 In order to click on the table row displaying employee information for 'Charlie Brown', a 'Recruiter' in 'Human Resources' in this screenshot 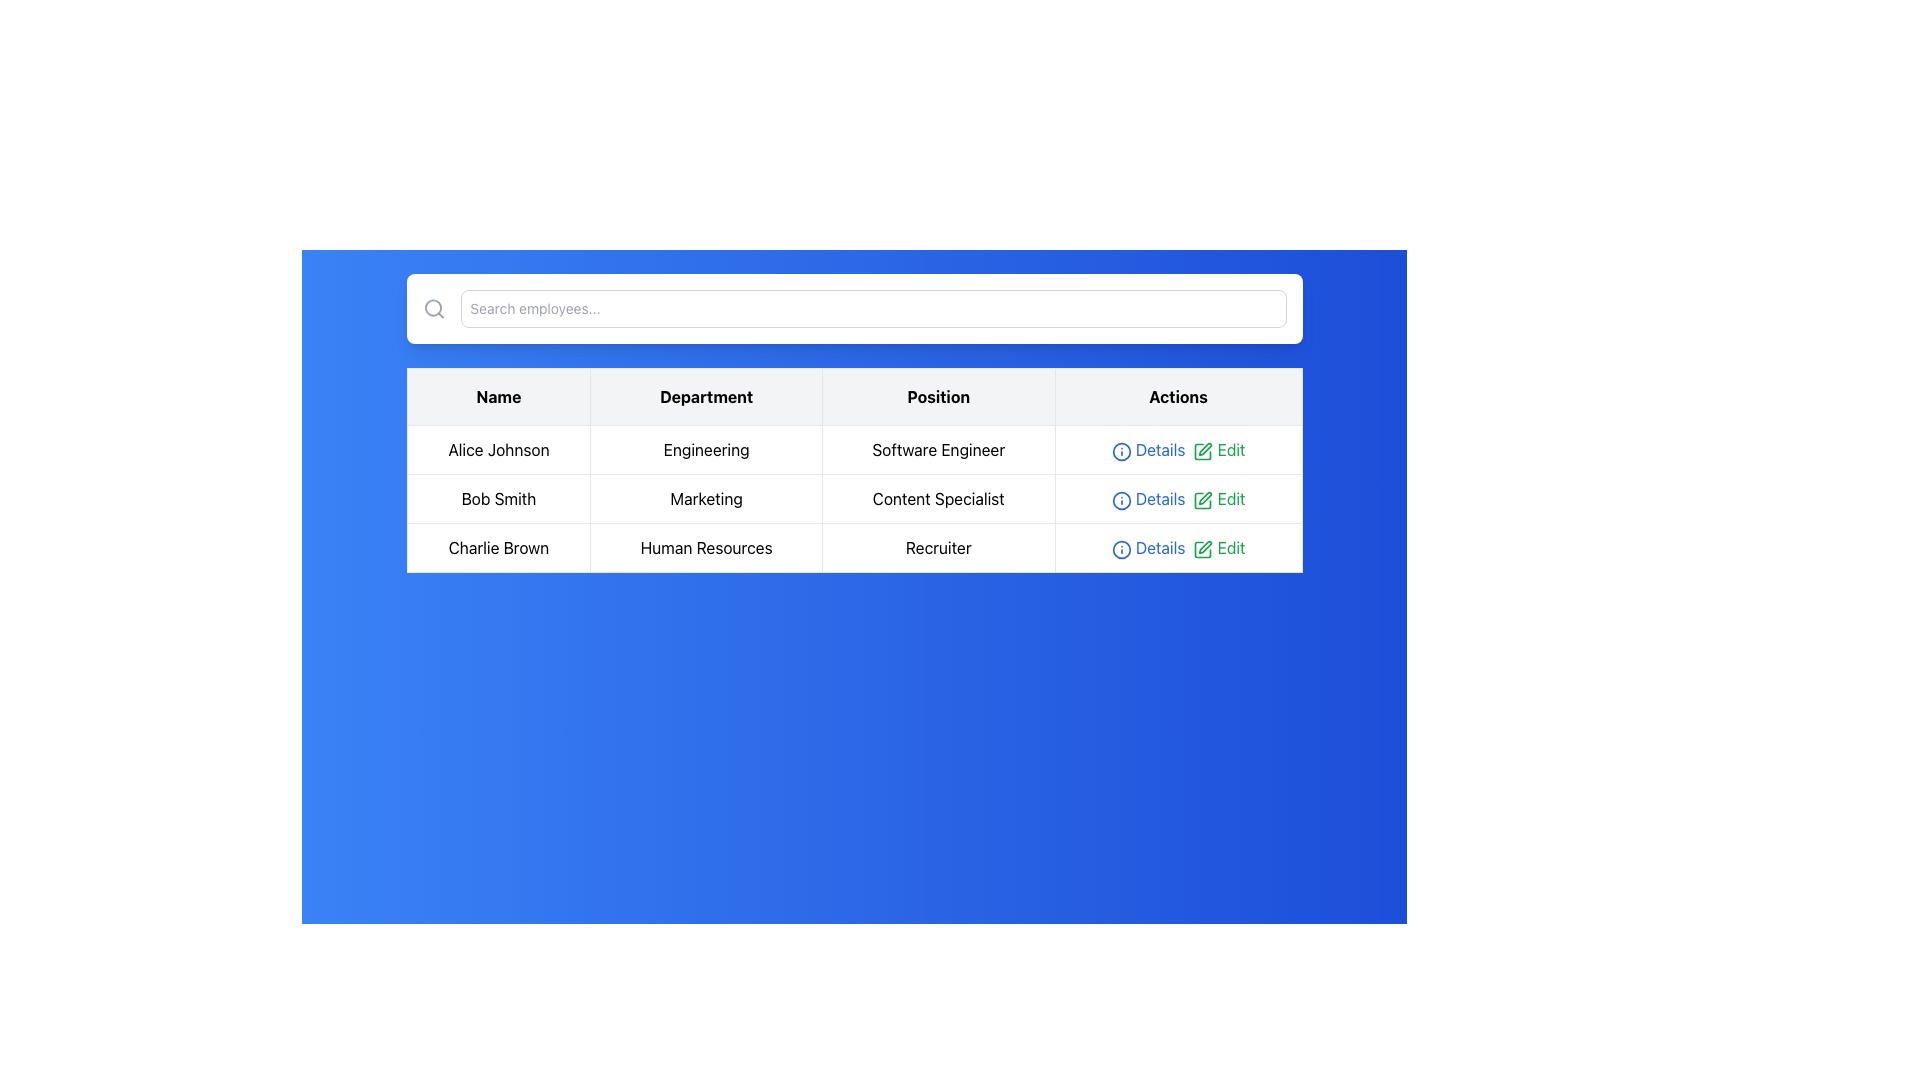, I will do `click(854, 547)`.